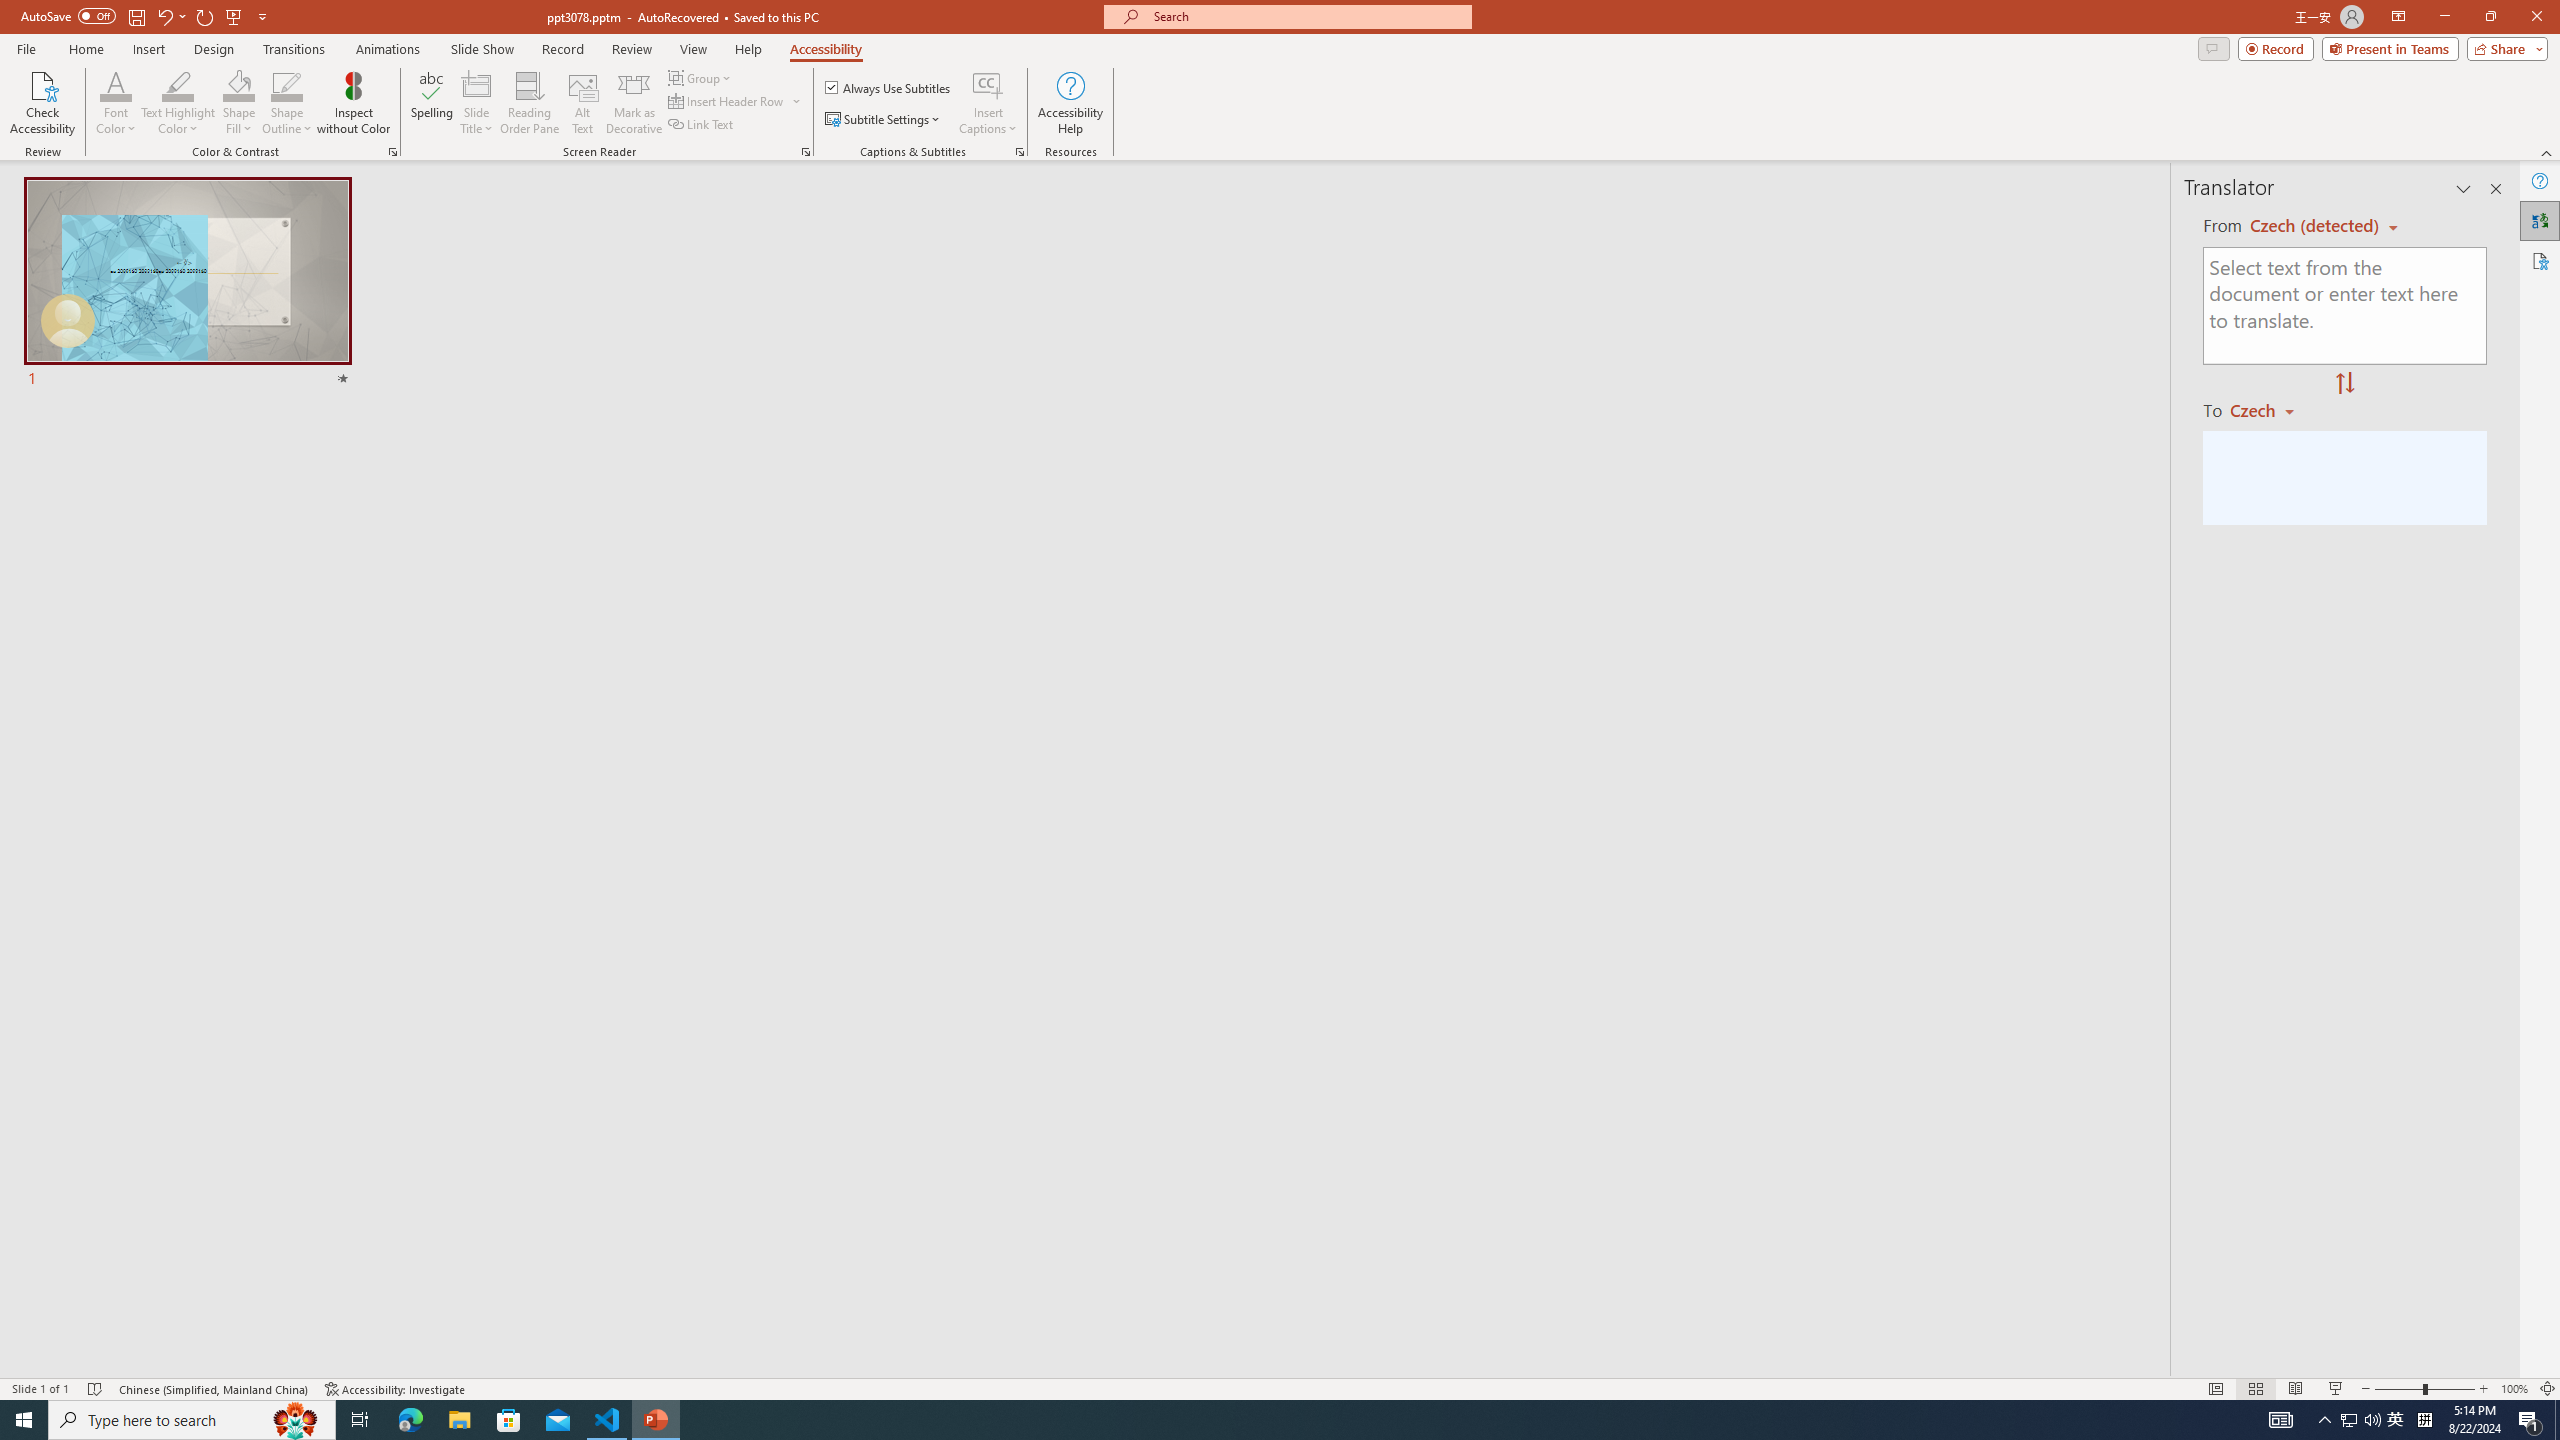 The image size is (2560, 1440). What do you see at coordinates (2515, 1389) in the screenshot?
I see `'Zoom 100%'` at bounding box center [2515, 1389].